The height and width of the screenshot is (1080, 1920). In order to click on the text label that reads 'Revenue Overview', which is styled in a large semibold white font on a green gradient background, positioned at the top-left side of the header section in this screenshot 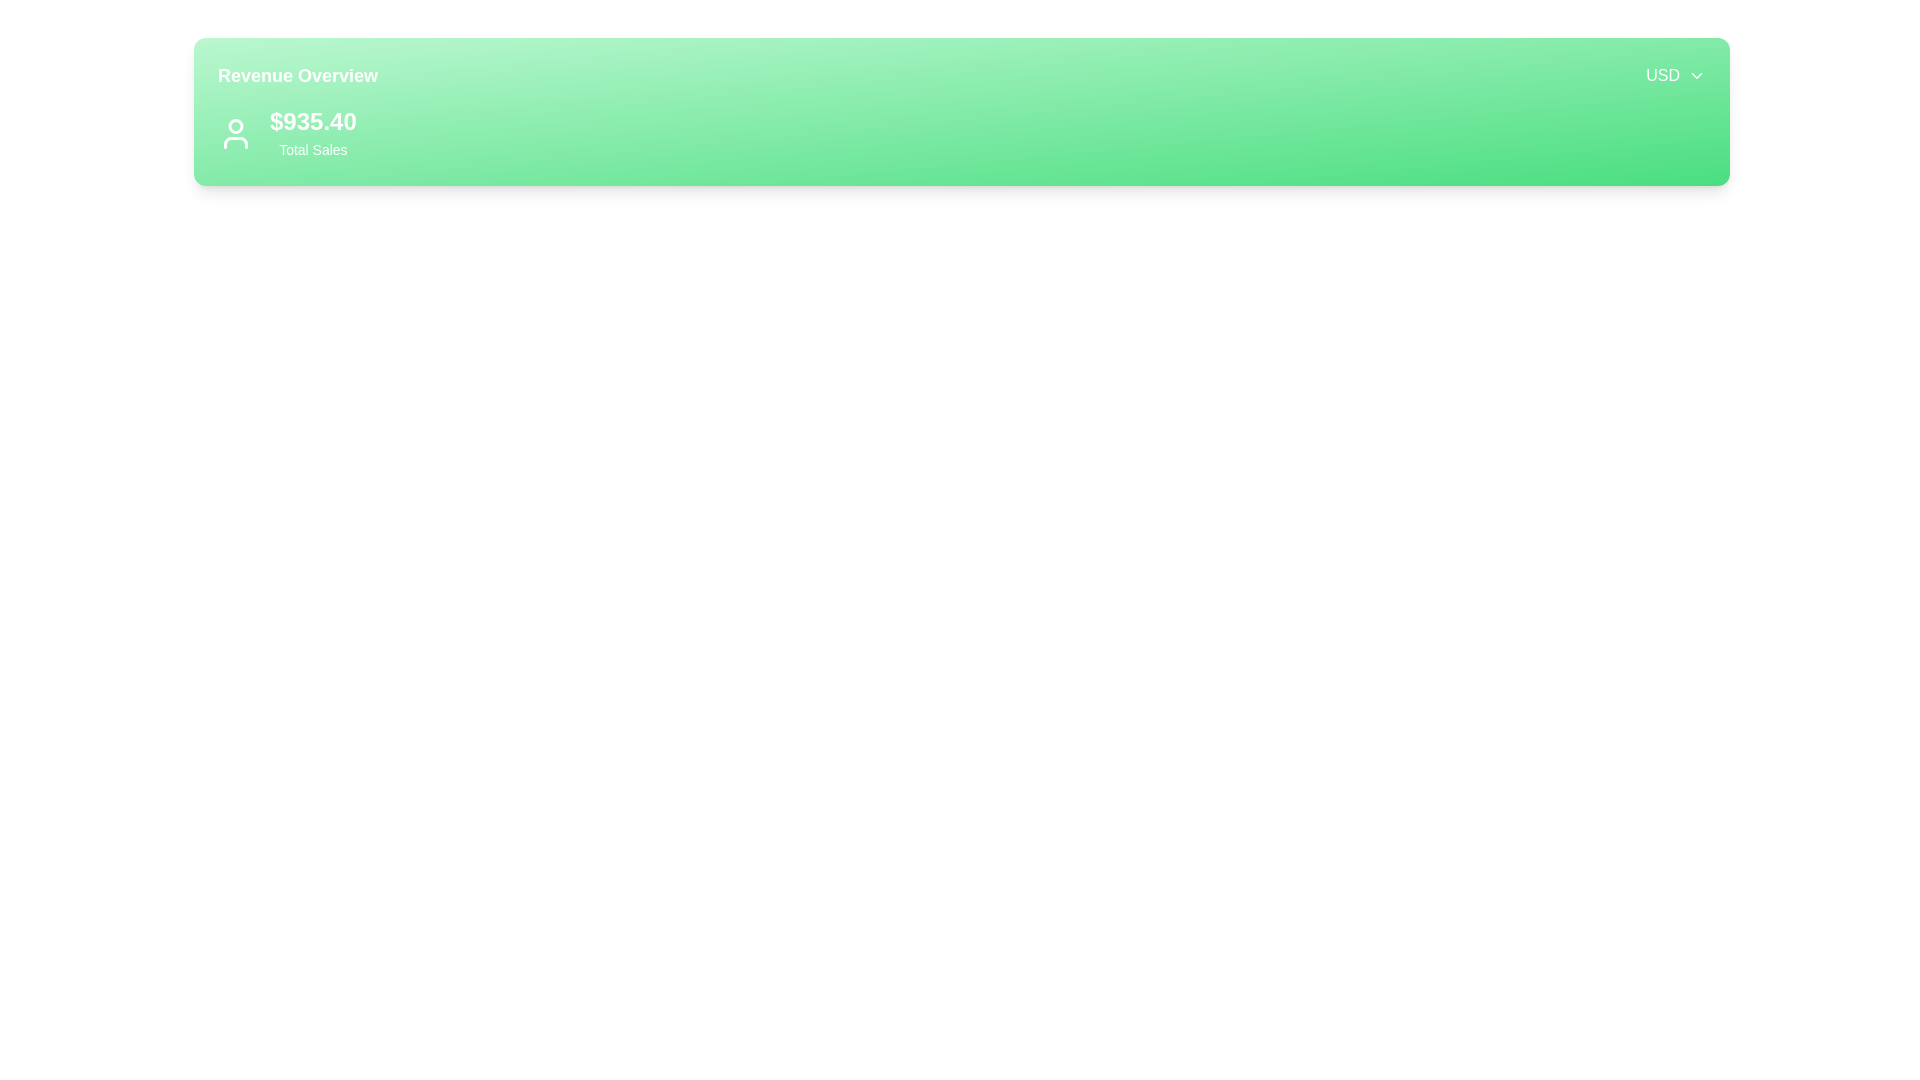, I will do `click(296, 75)`.